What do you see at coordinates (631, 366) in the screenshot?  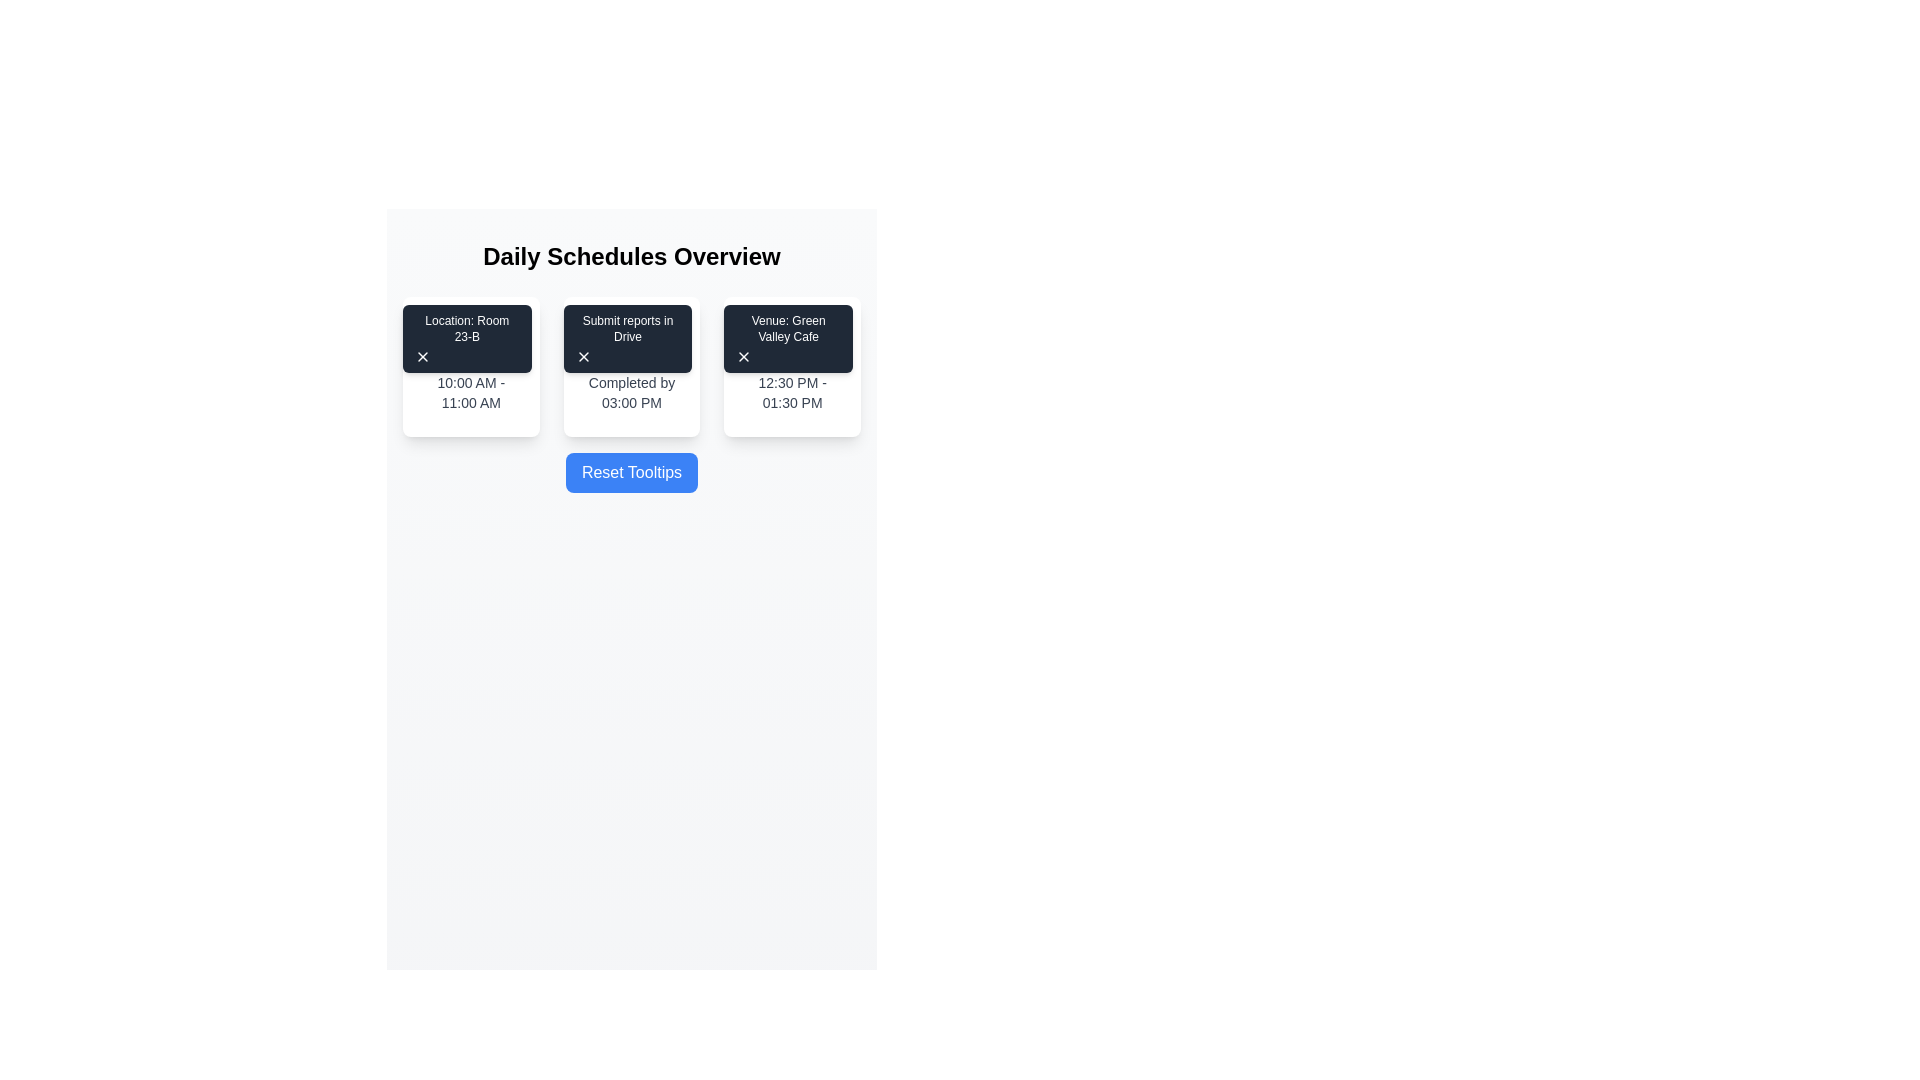 I see `the middle Informational card in the 'Daily Schedules Overview' section, which provides details about a specific task or event` at bounding box center [631, 366].